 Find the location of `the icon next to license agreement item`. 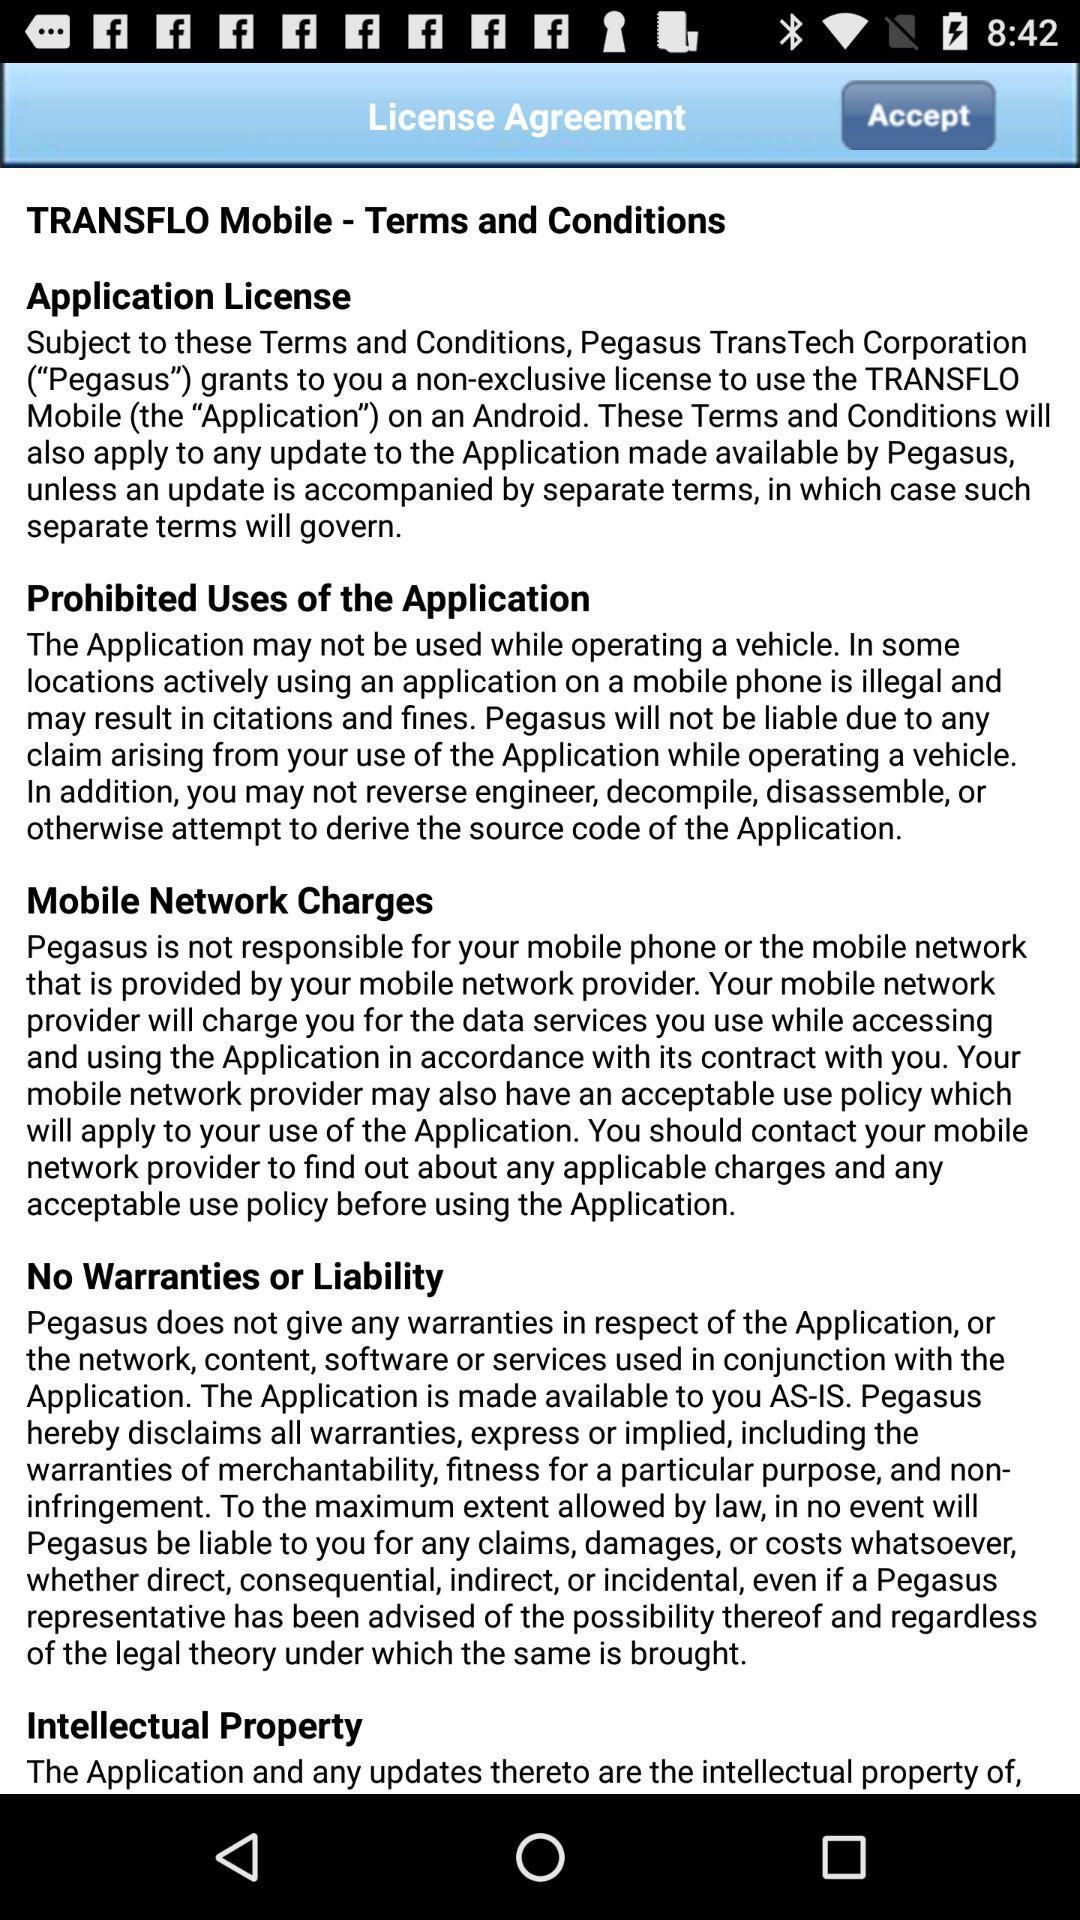

the icon next to license agreement item is located at coordinates (917, 114).